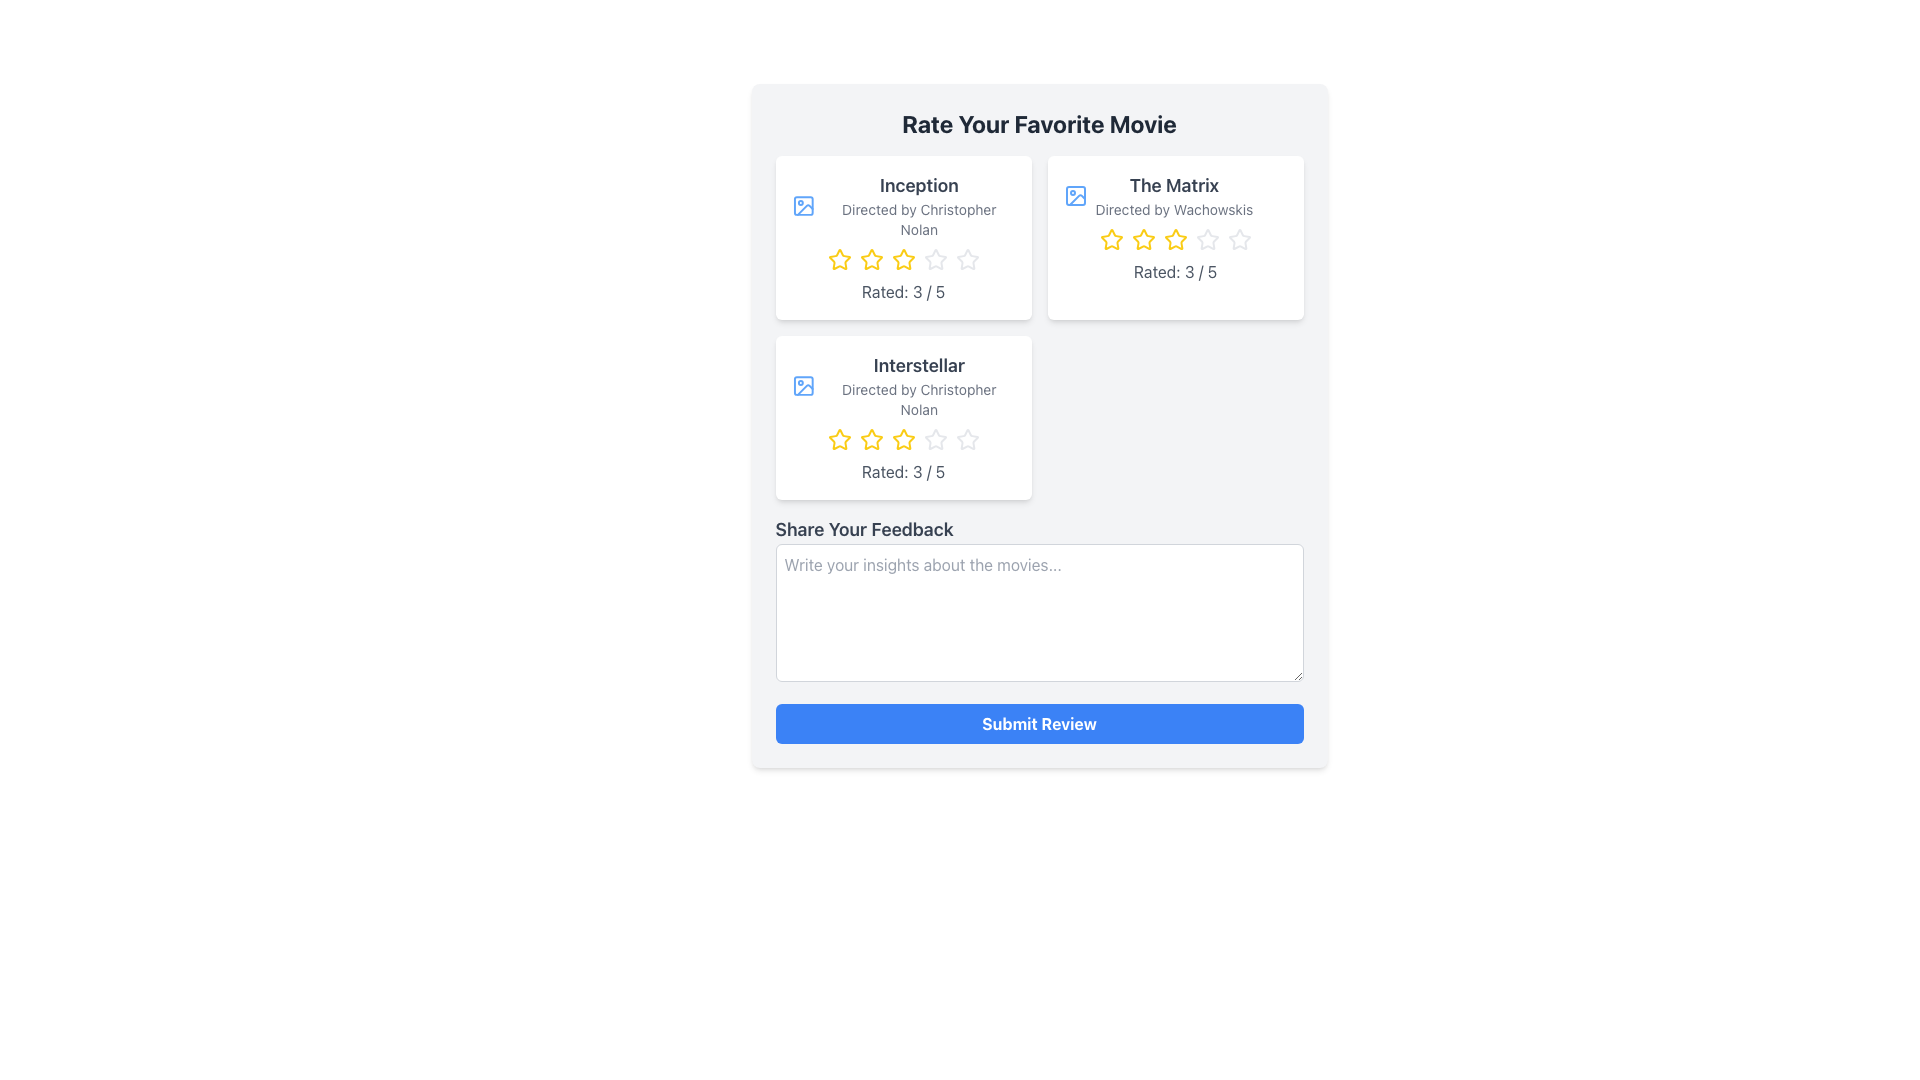 Image resolution: width=1920 pixels, height=1080 pixels. What do you see at coordinates (871, 258) in the screenshot?
I see `the second star from the left in the ratings row for the movie 'Inception' to set the rating to two out of five` at bounding box center [871, 258].